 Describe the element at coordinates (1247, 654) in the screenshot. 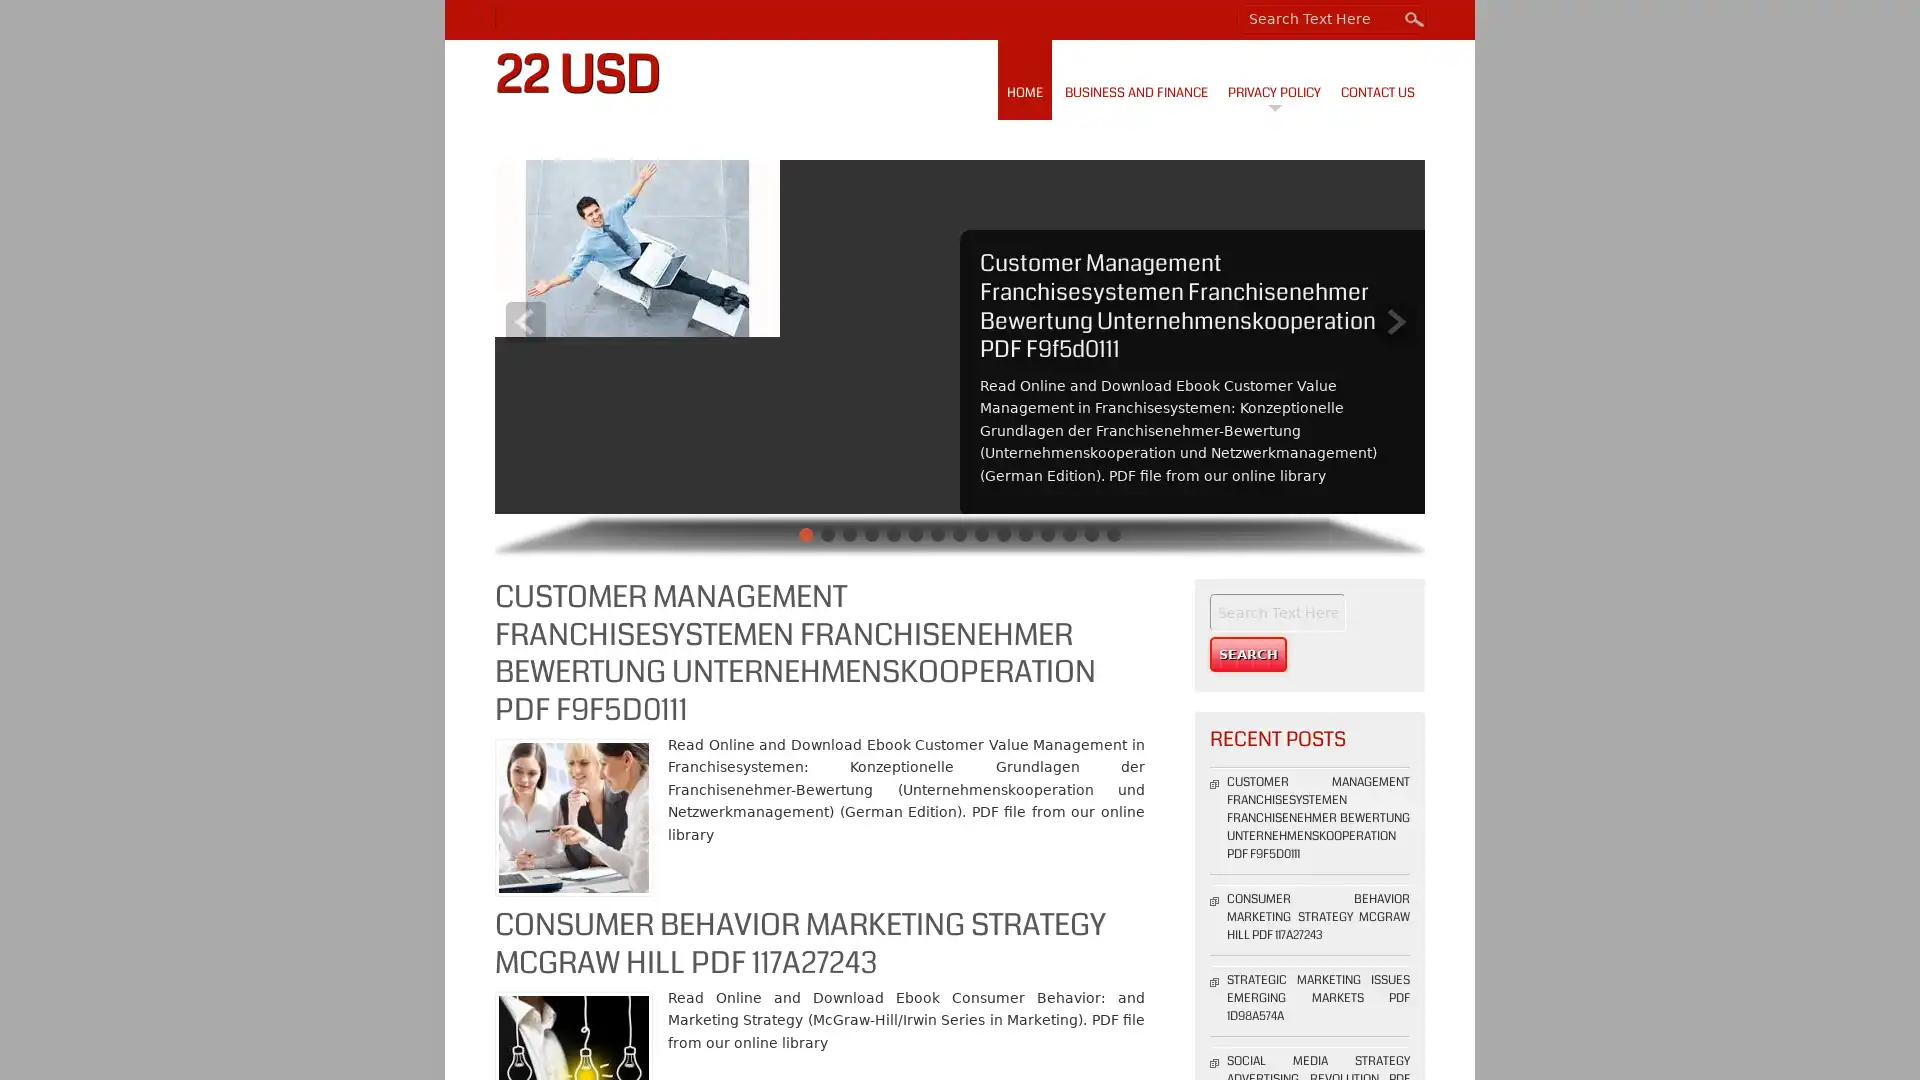

I see `Search` at that location.